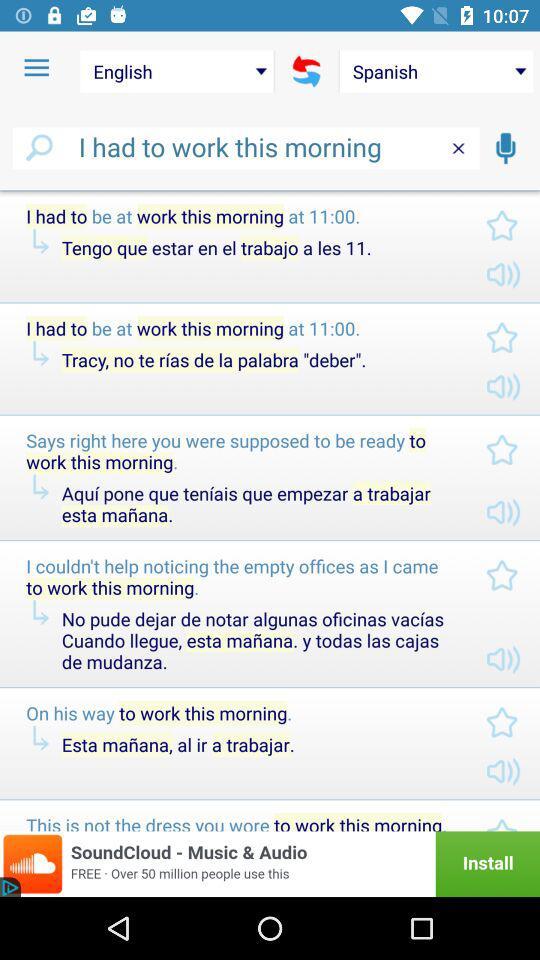 The width and height of the screenshot is (540, 960). Describe the element at coordinates (435, 71) in the screenshot. I see `spanish item` at that location.